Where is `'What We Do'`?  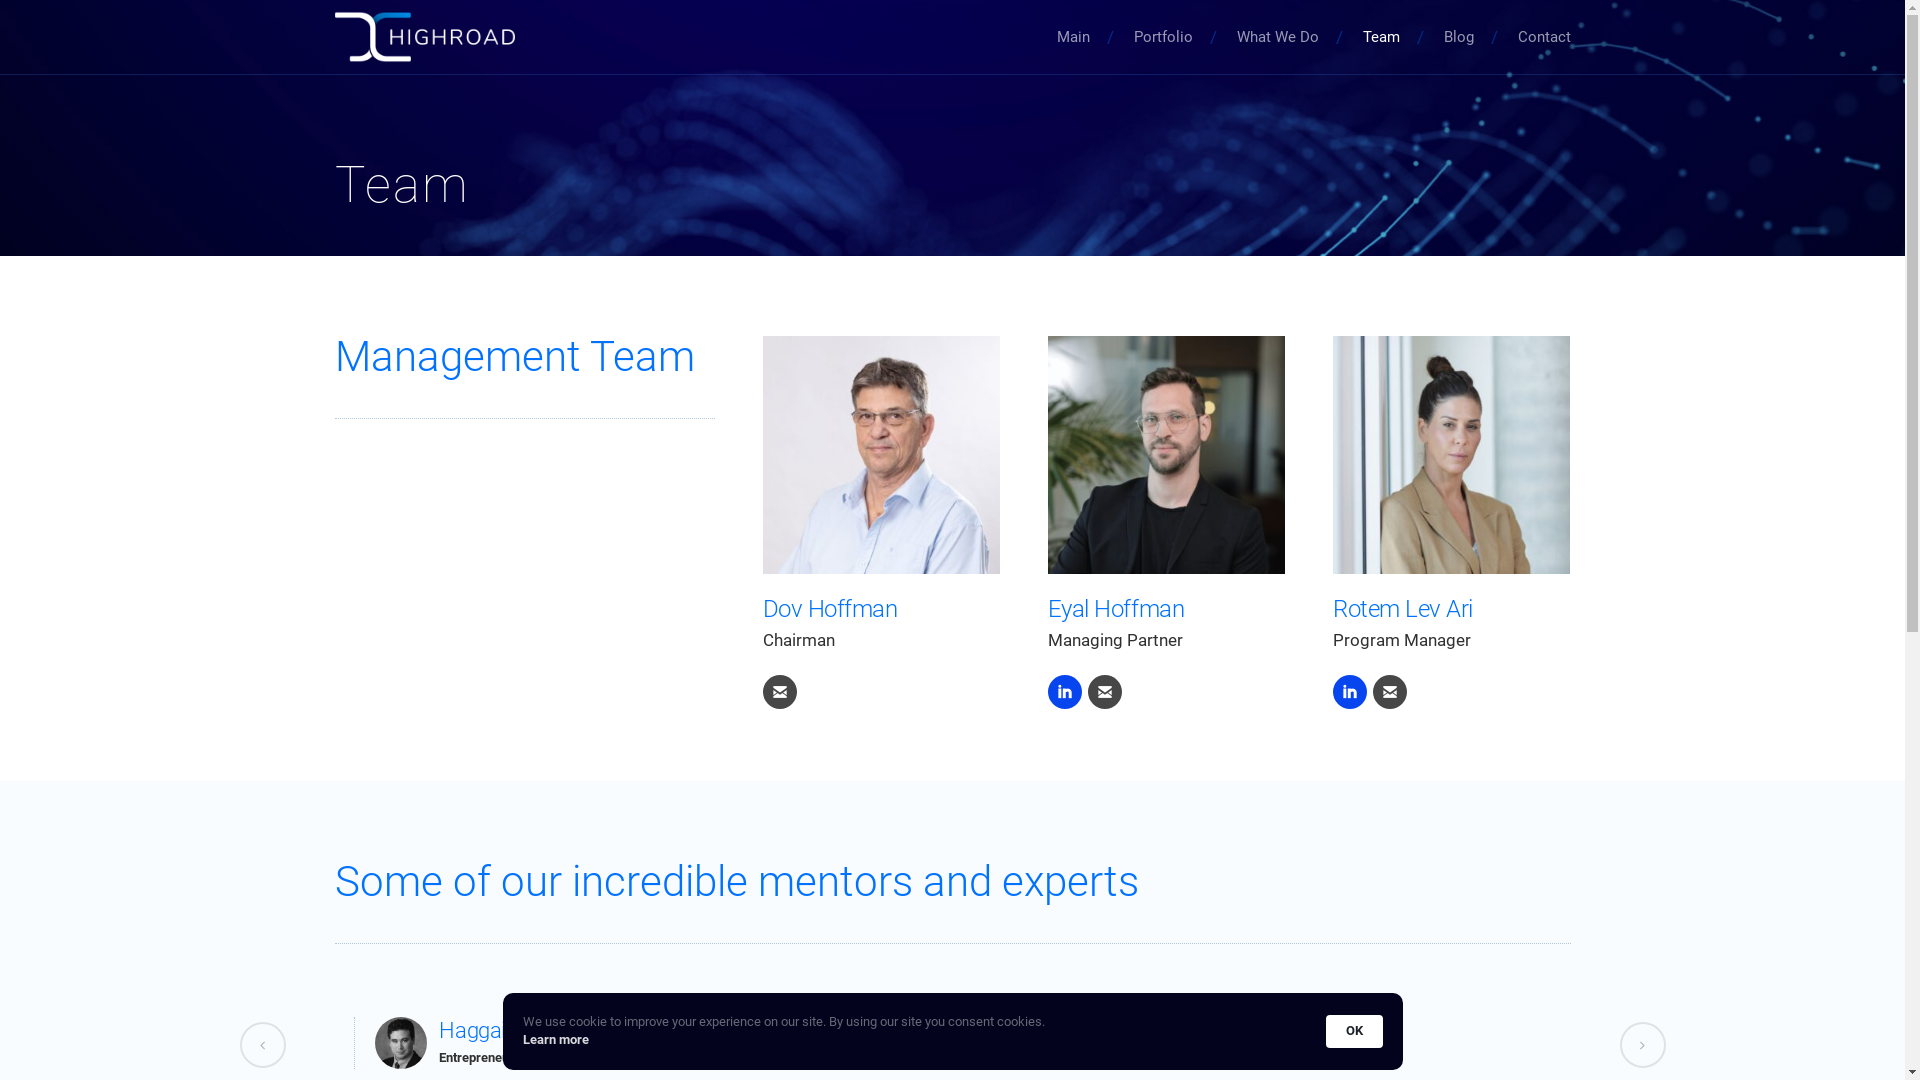 'What We Do' is located at coordinates (1275, 37).